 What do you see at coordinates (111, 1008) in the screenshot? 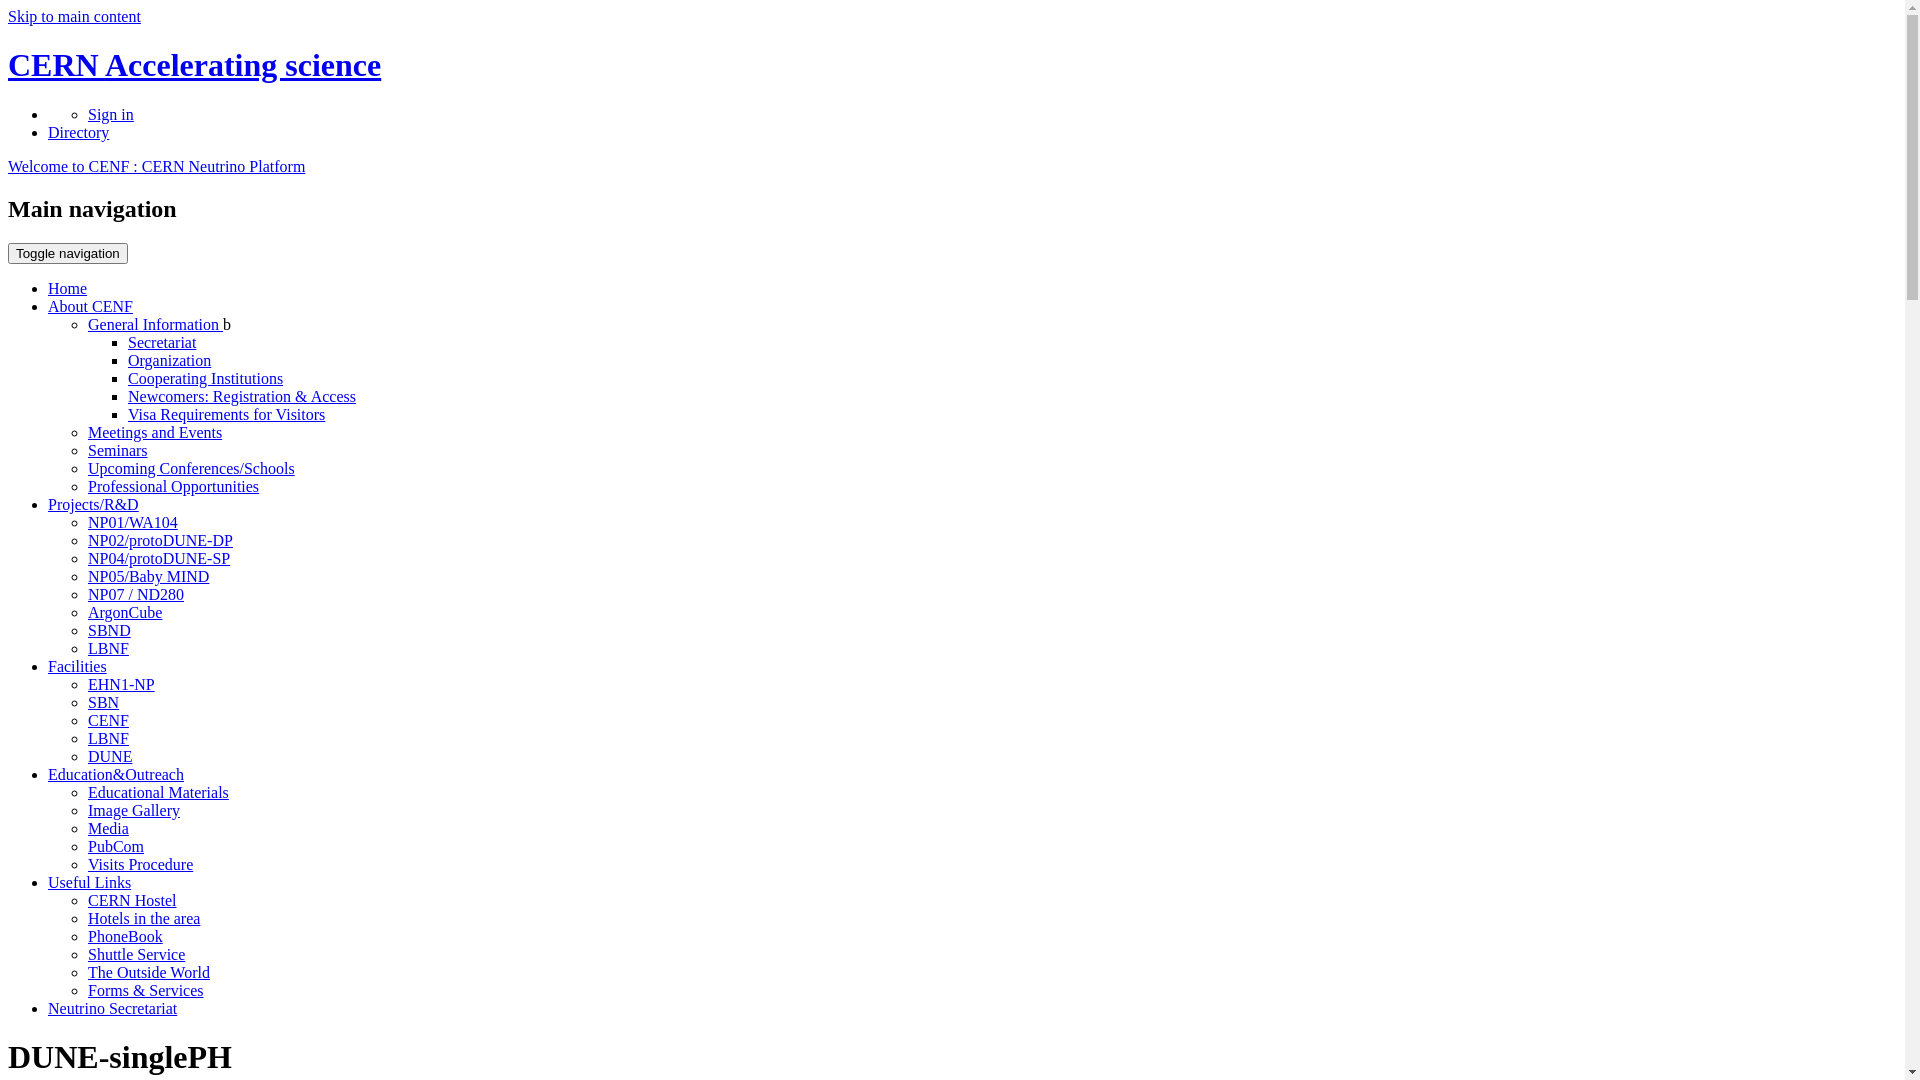
I see `'Neutrino Secretariat'` at bounding box center [111, 1008].